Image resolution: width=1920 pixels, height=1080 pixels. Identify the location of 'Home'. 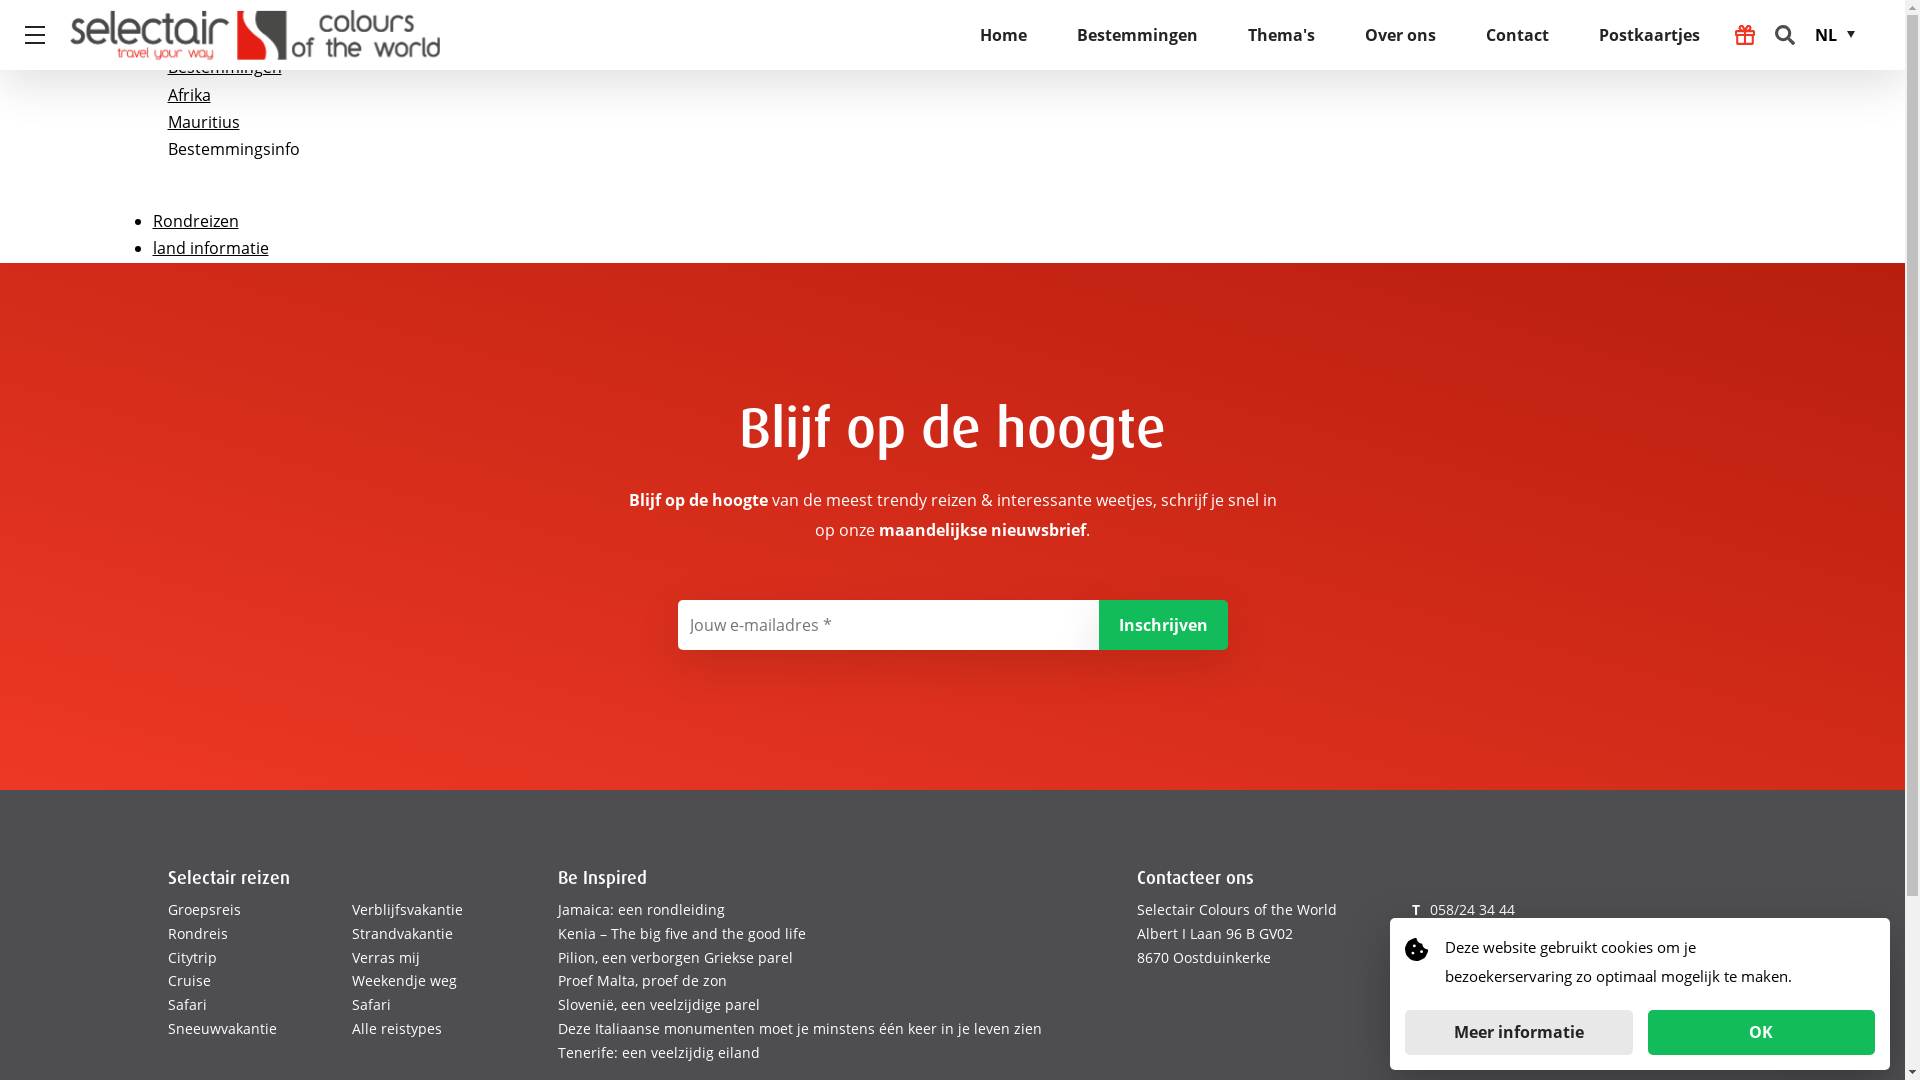
(1003, 34).